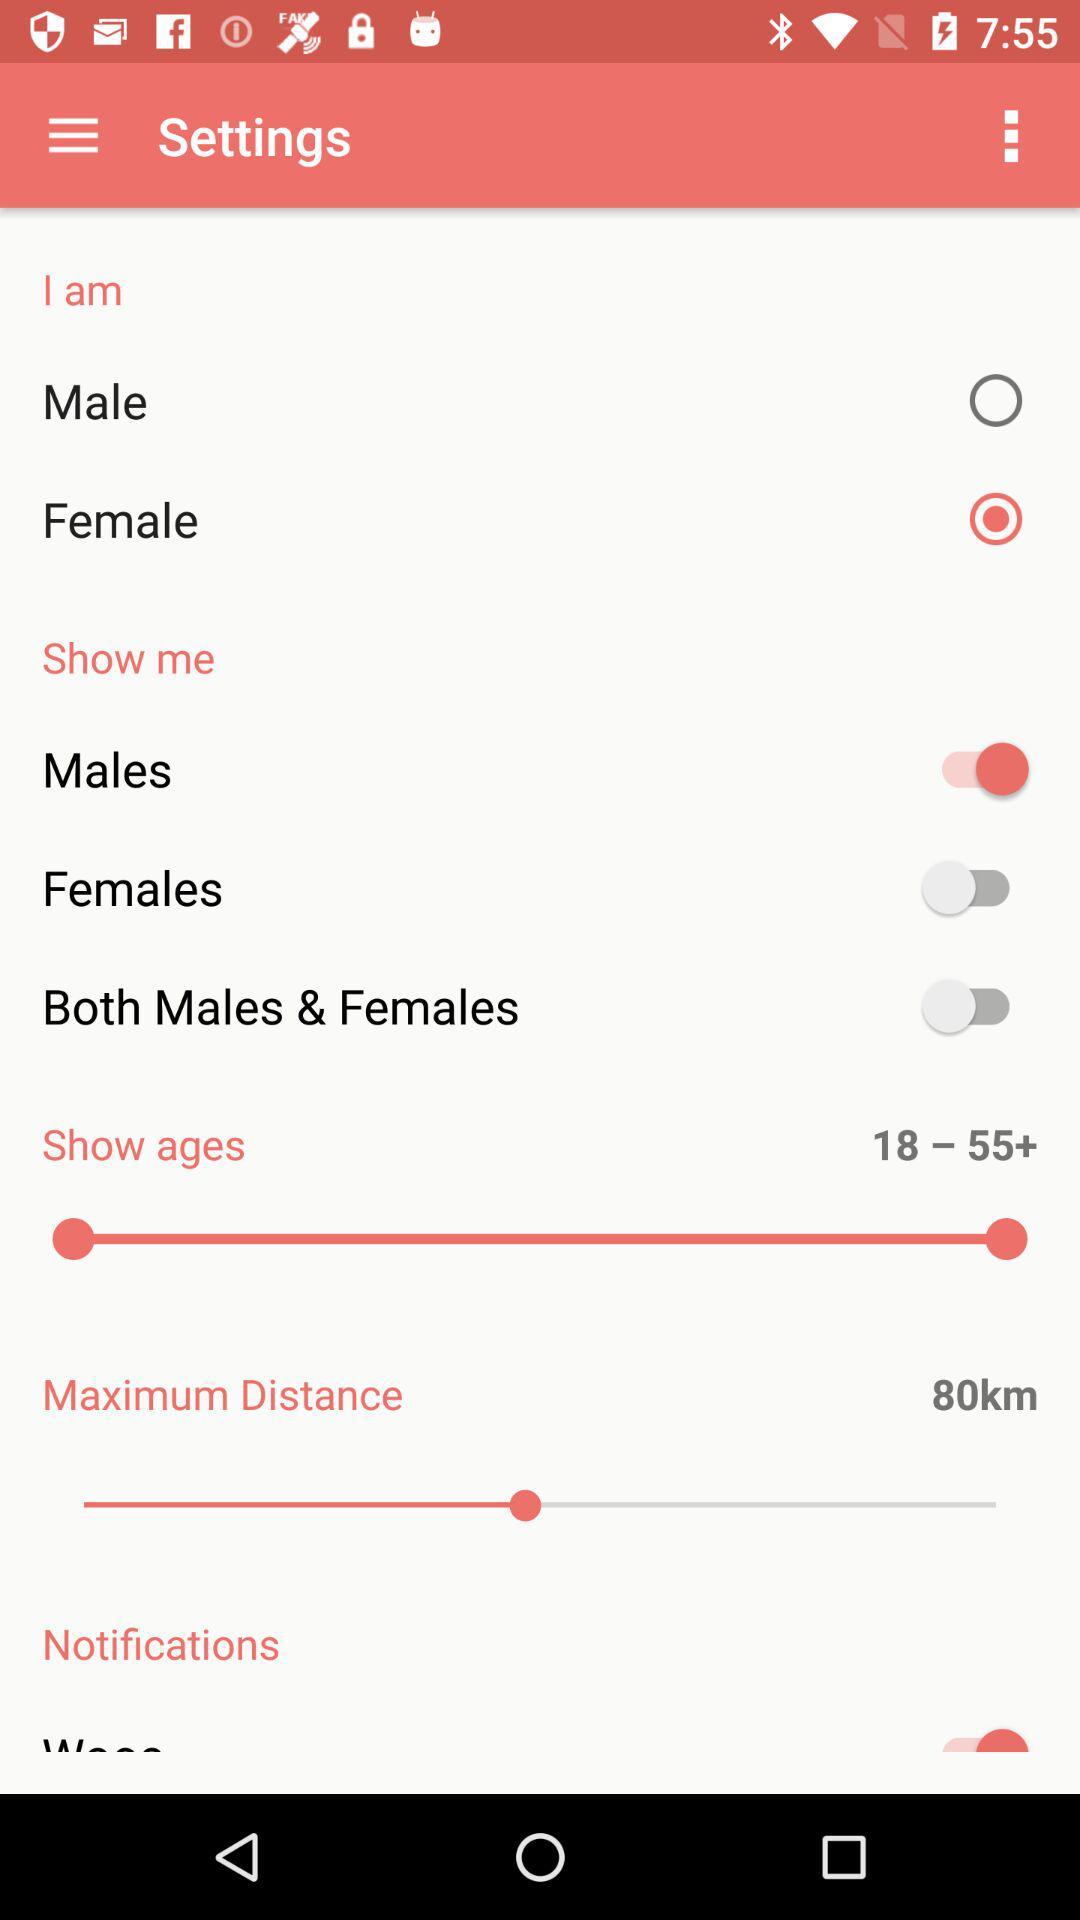 This screenshot has width=1080, height=1920. What do you see at coordinates (540, 1006) in the screenshot?
I see `both males & females item` at bounding box center [540, 1006].